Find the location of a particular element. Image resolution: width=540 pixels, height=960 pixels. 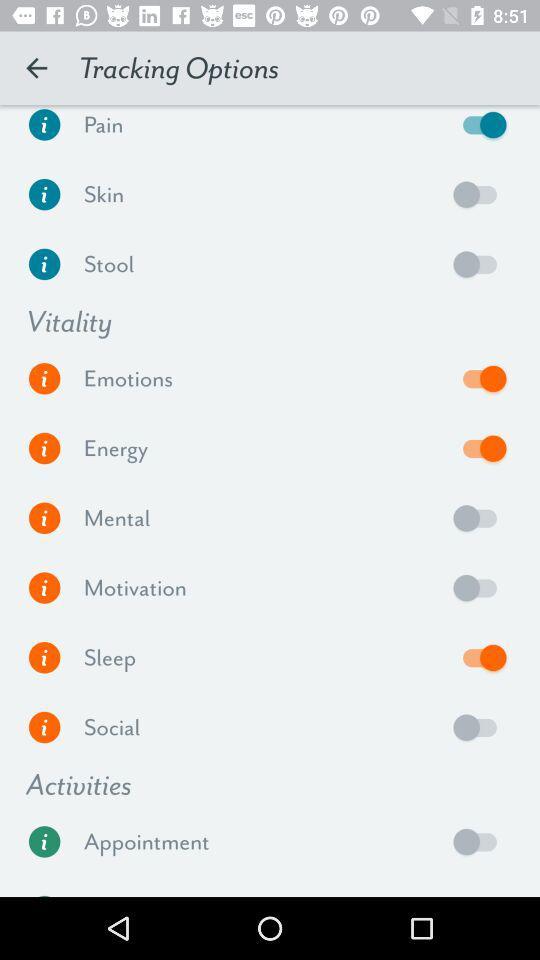

read more info on energy is located at coordinates (44, 448).